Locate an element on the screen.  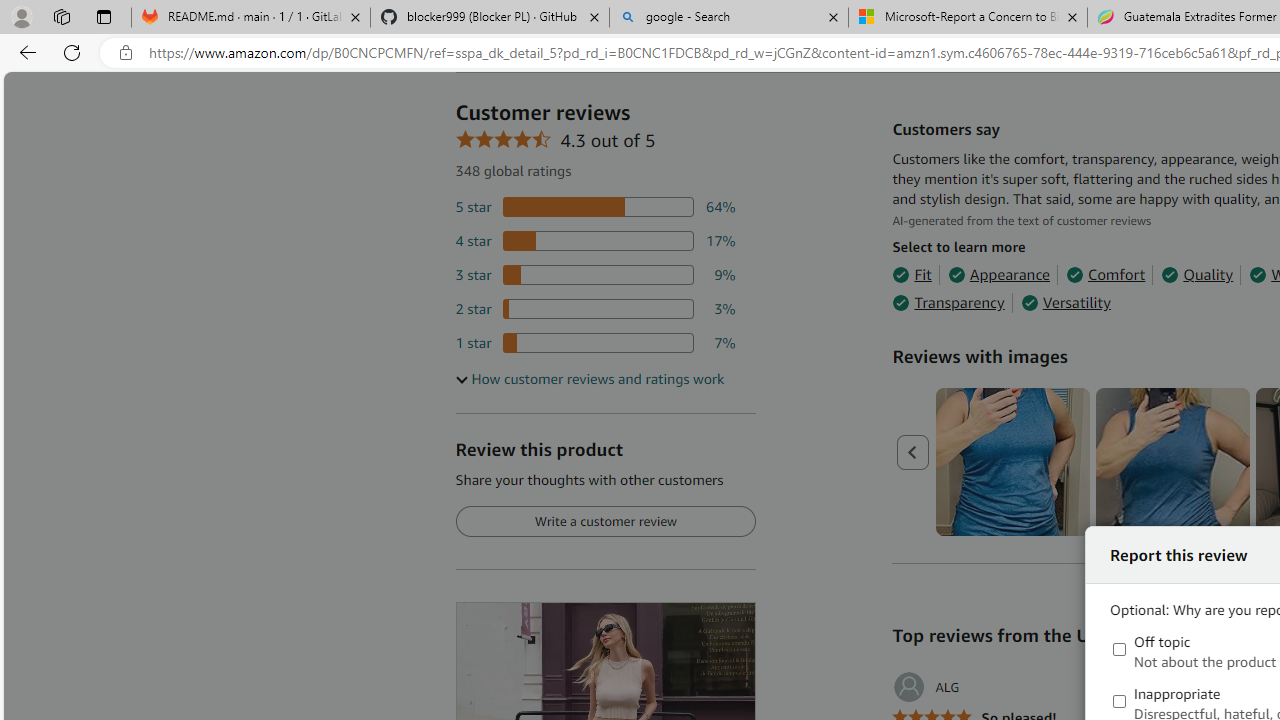
'ALG' is located at coordinates (925, 686).